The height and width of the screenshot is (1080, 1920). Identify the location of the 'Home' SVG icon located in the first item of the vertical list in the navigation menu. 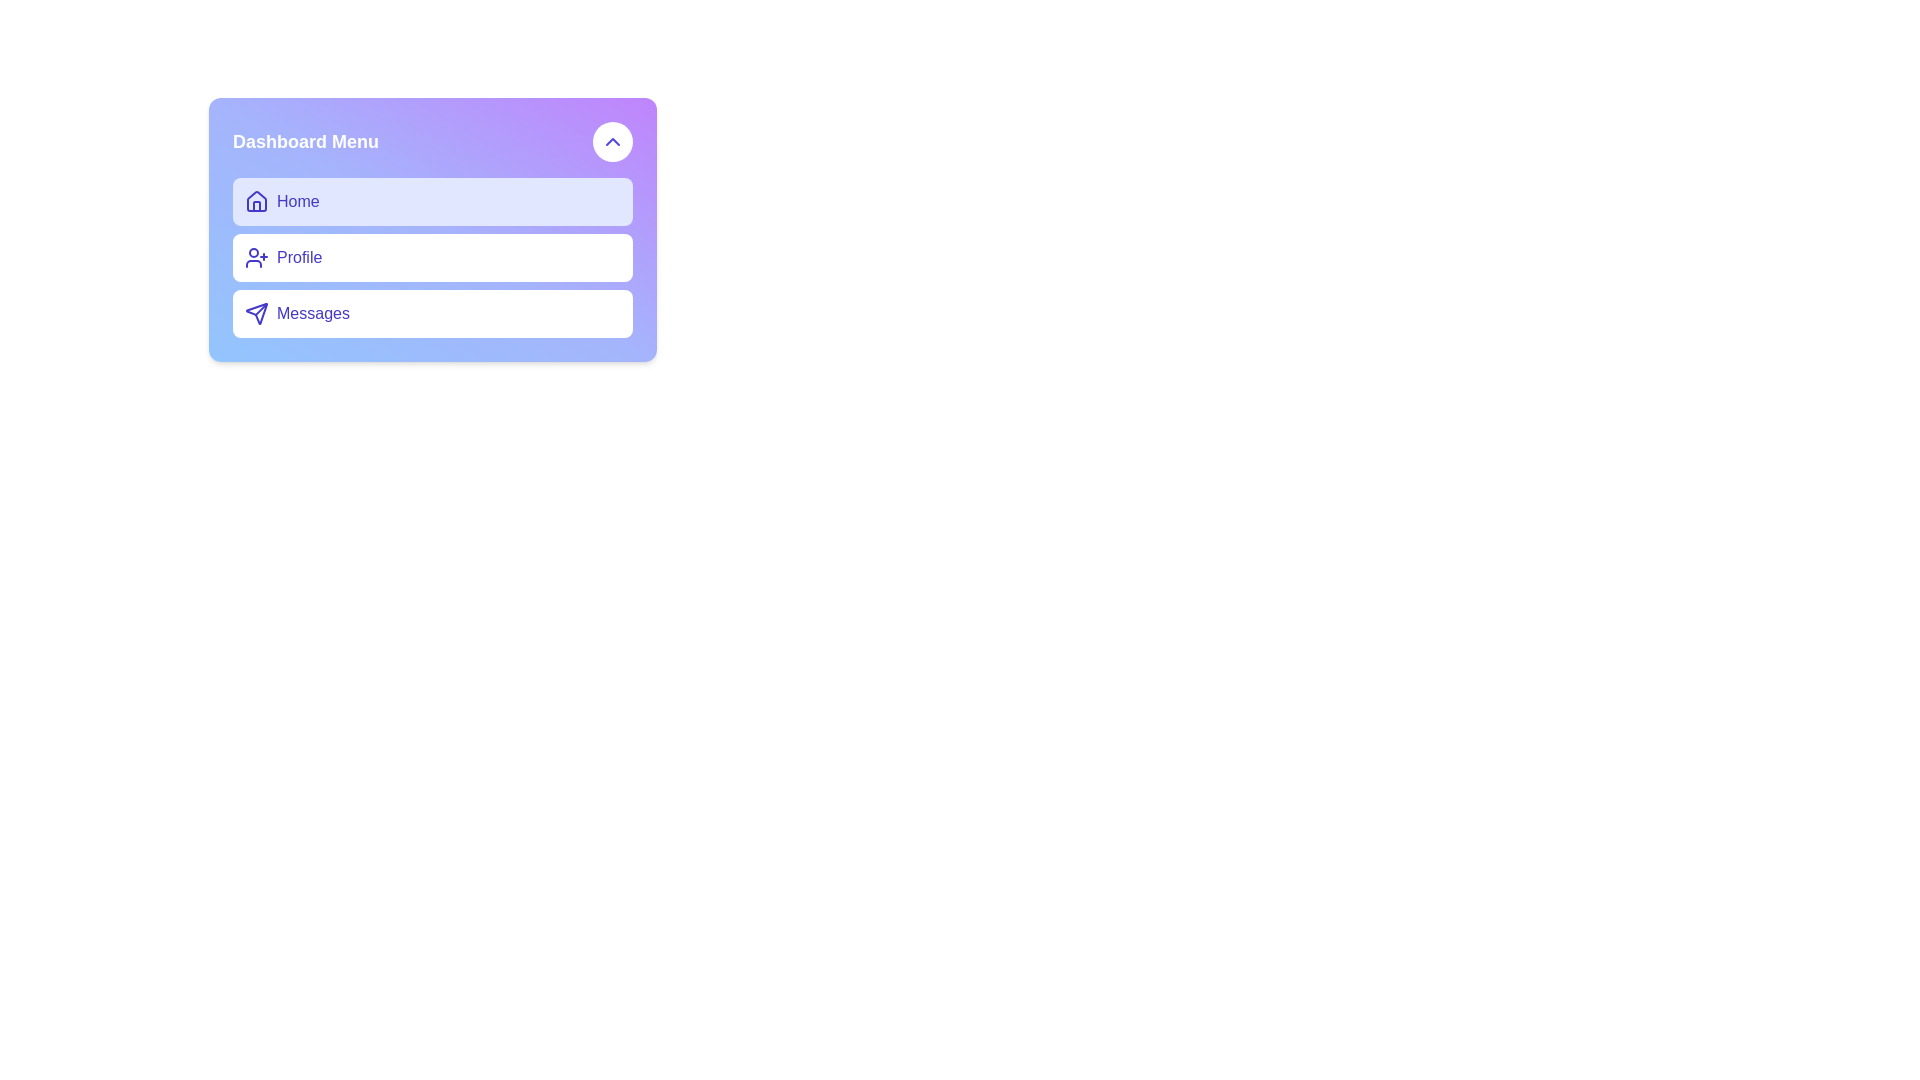
(256, 200).